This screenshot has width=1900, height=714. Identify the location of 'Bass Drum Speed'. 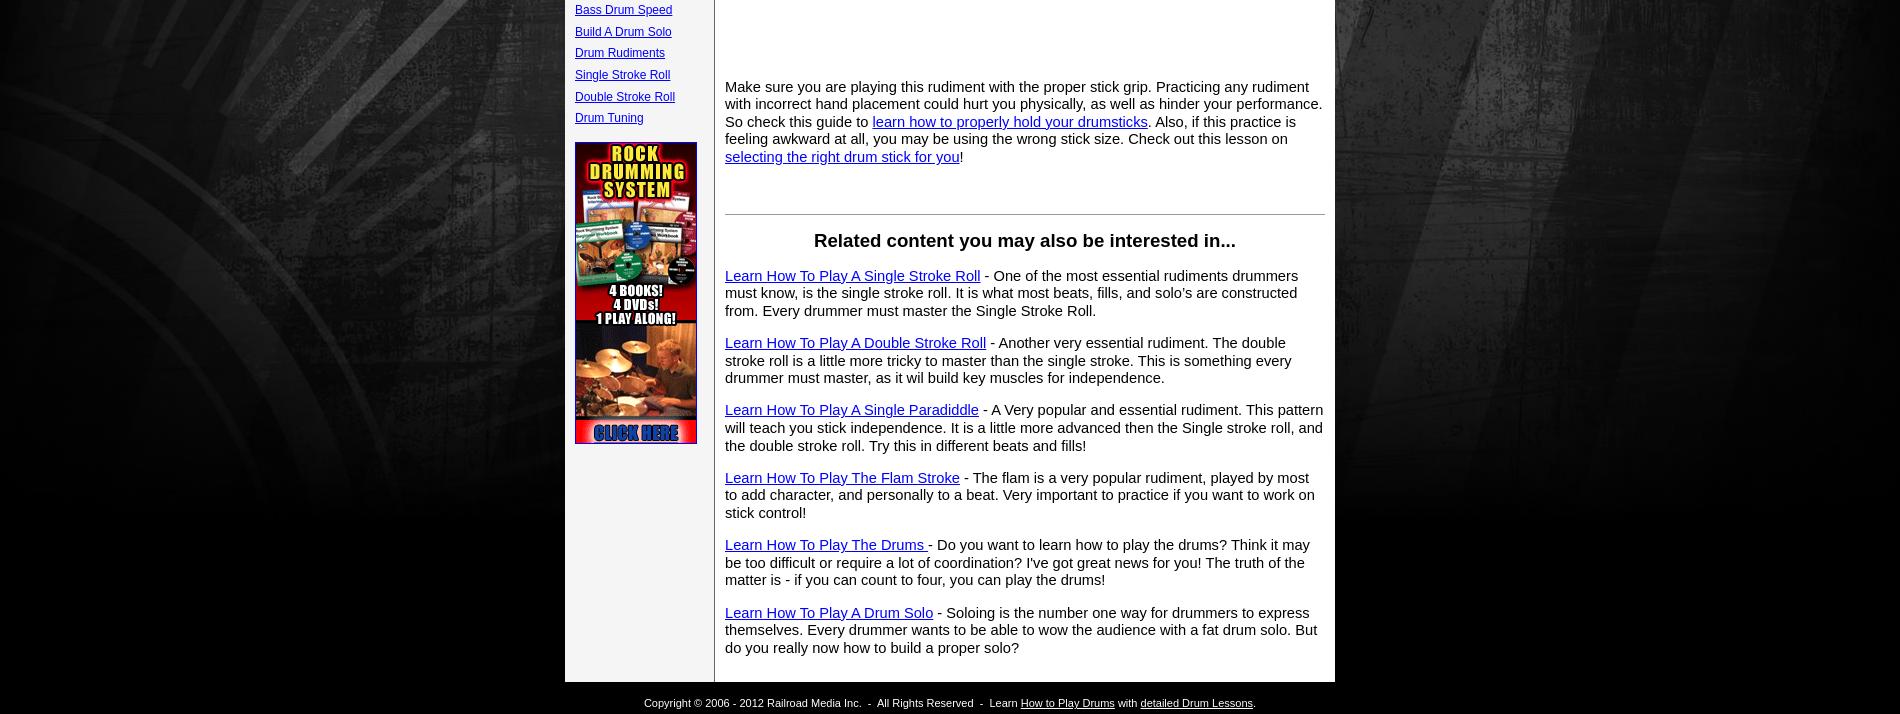
(623, 9).